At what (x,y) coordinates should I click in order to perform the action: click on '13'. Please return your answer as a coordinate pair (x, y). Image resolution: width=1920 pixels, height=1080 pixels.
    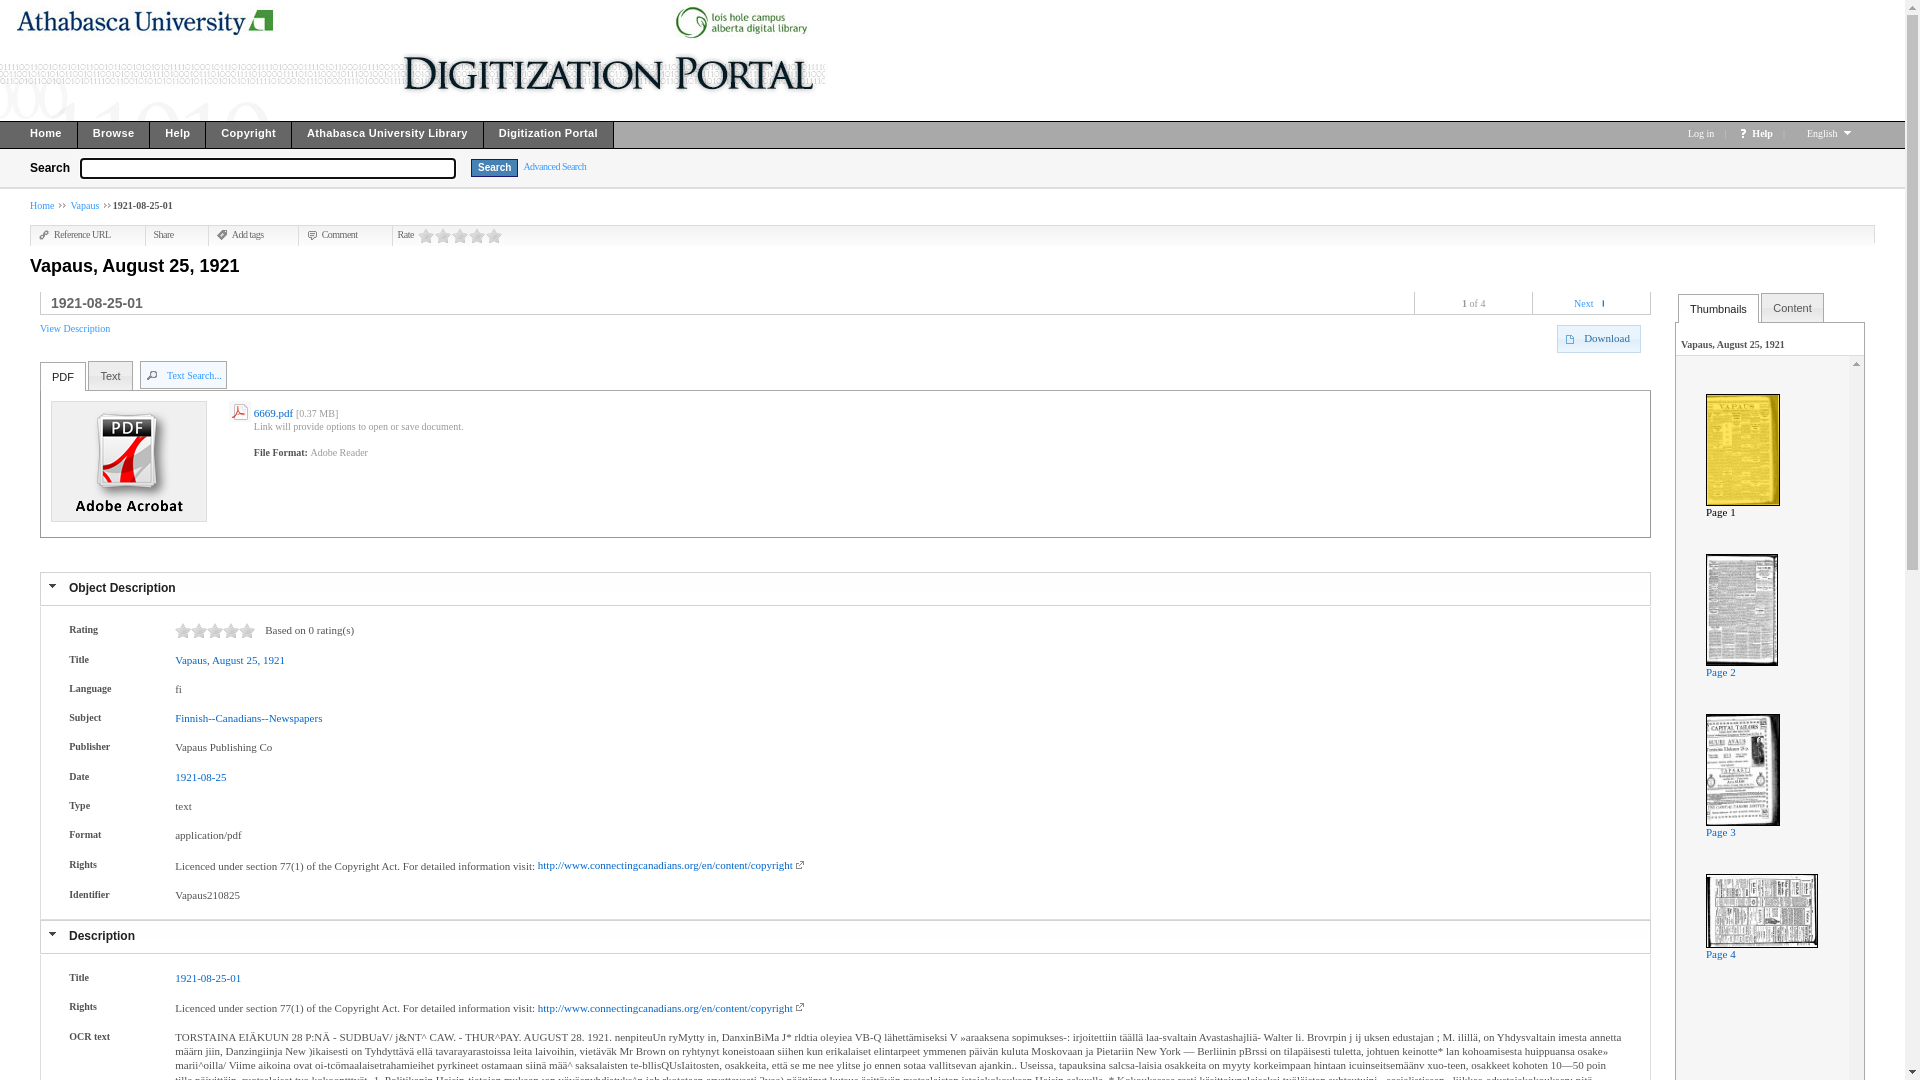
    Looking at the image, I should click on (222, 630).